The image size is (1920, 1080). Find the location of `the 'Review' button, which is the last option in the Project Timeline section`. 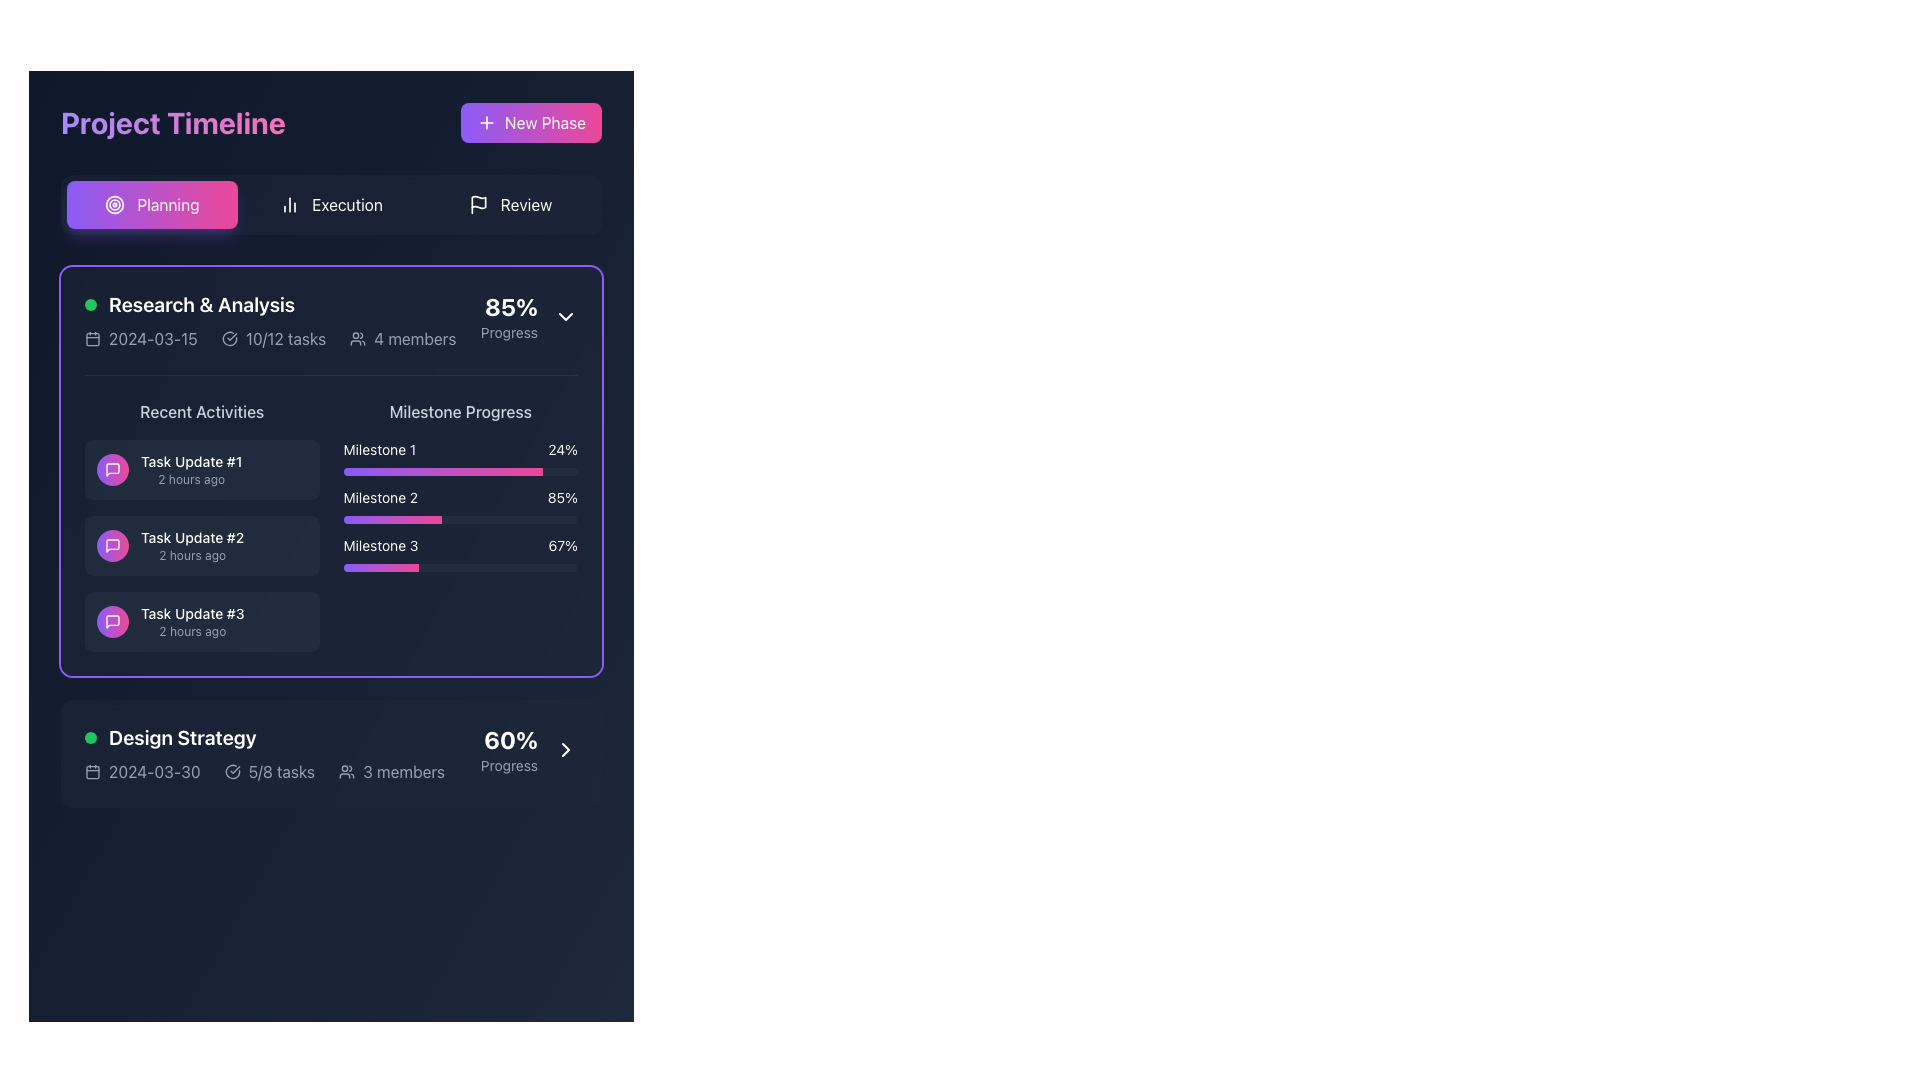

the 'Review' button, which is the last option in the Project Timeline section is located at coordinates (510, 204).